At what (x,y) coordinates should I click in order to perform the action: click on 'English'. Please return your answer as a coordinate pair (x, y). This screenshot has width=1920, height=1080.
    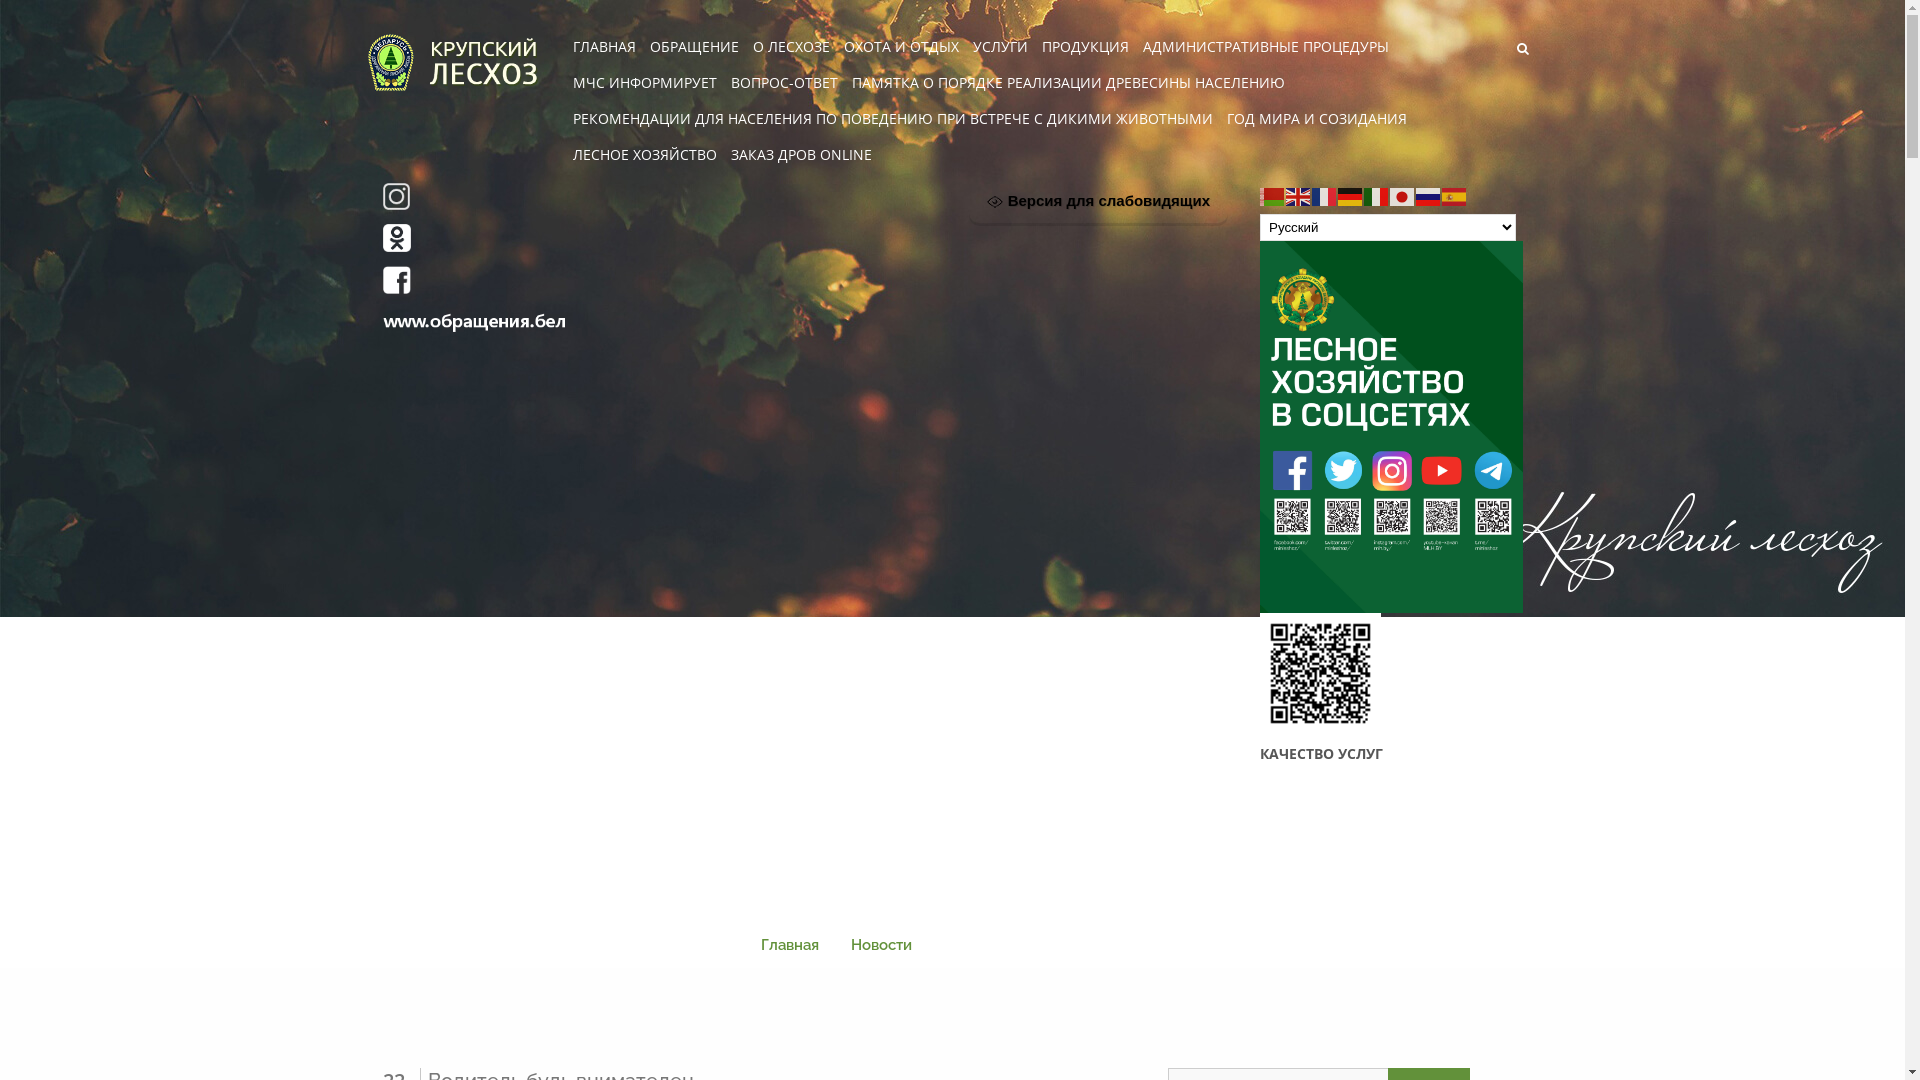
    Looking at the image, I should click on (1299, 195).